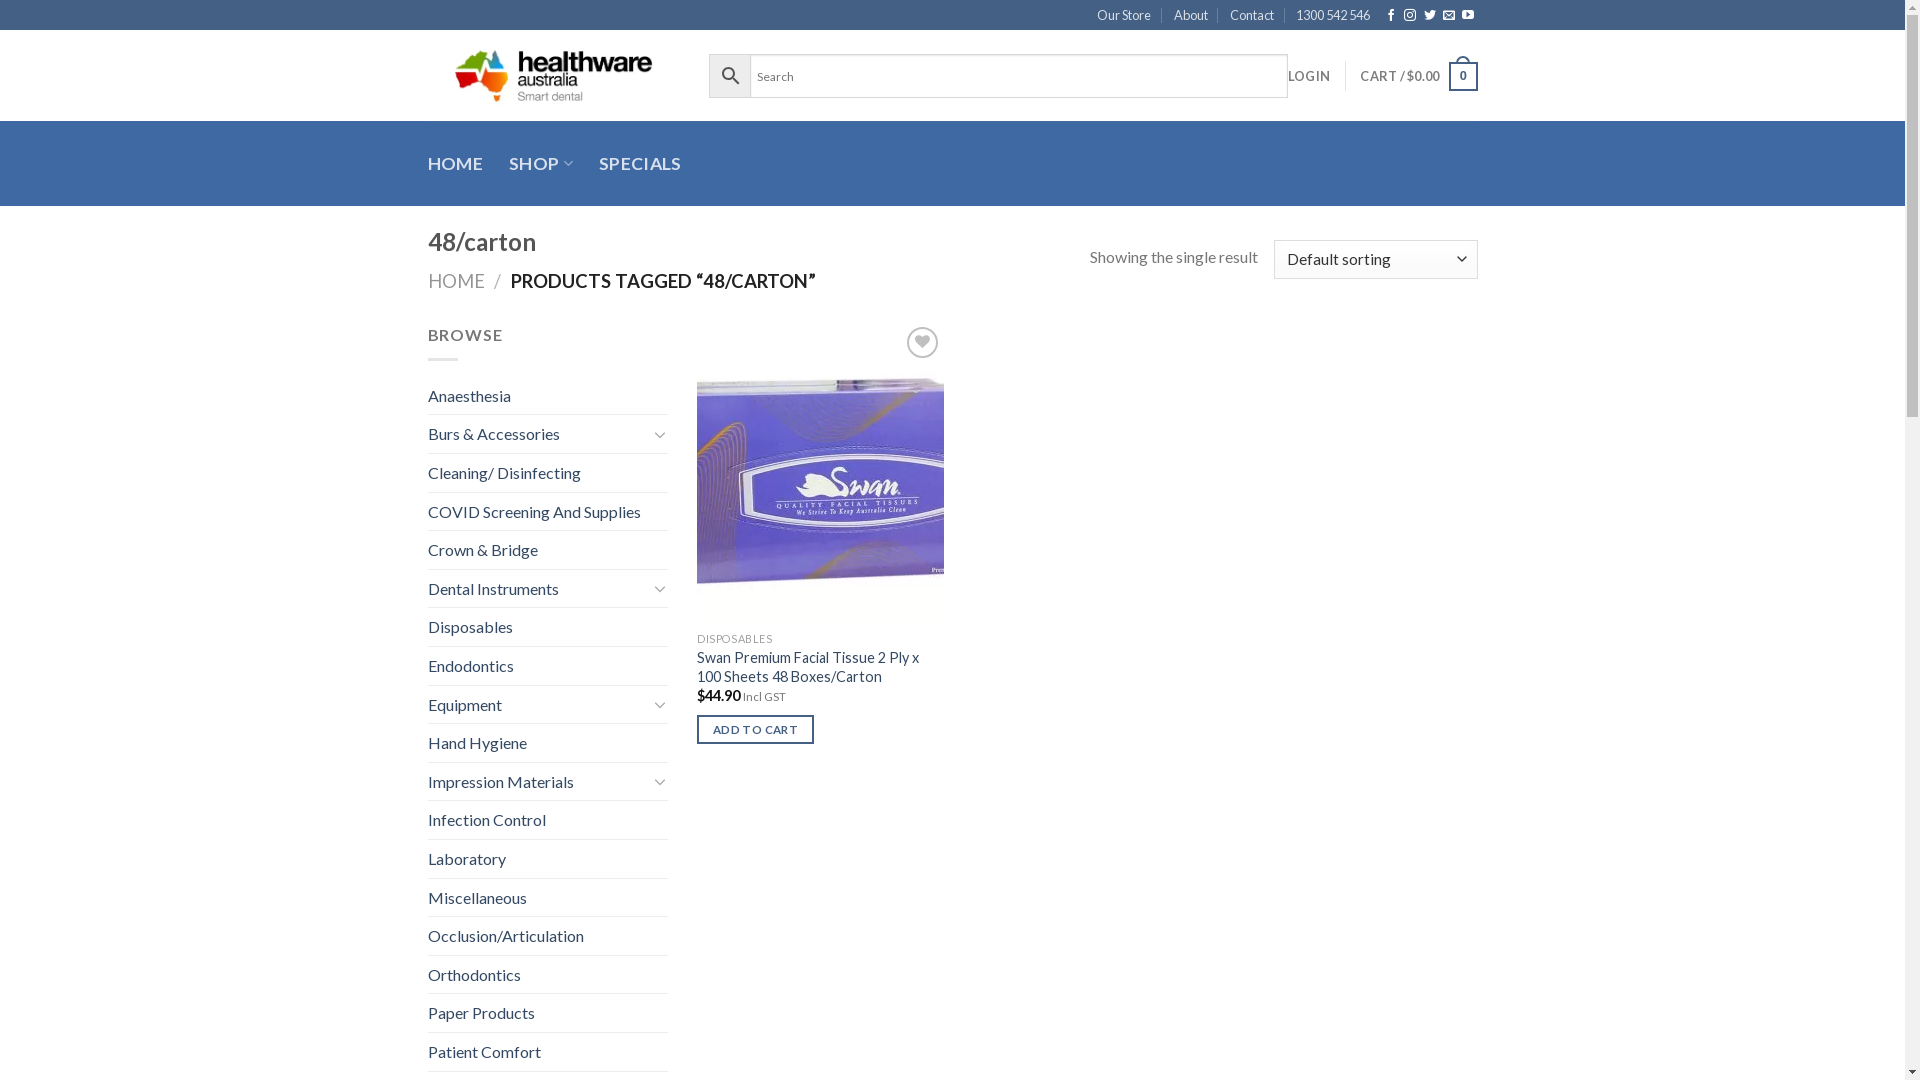  I want to click on 'Crown & Bridge', so click(426, 550).